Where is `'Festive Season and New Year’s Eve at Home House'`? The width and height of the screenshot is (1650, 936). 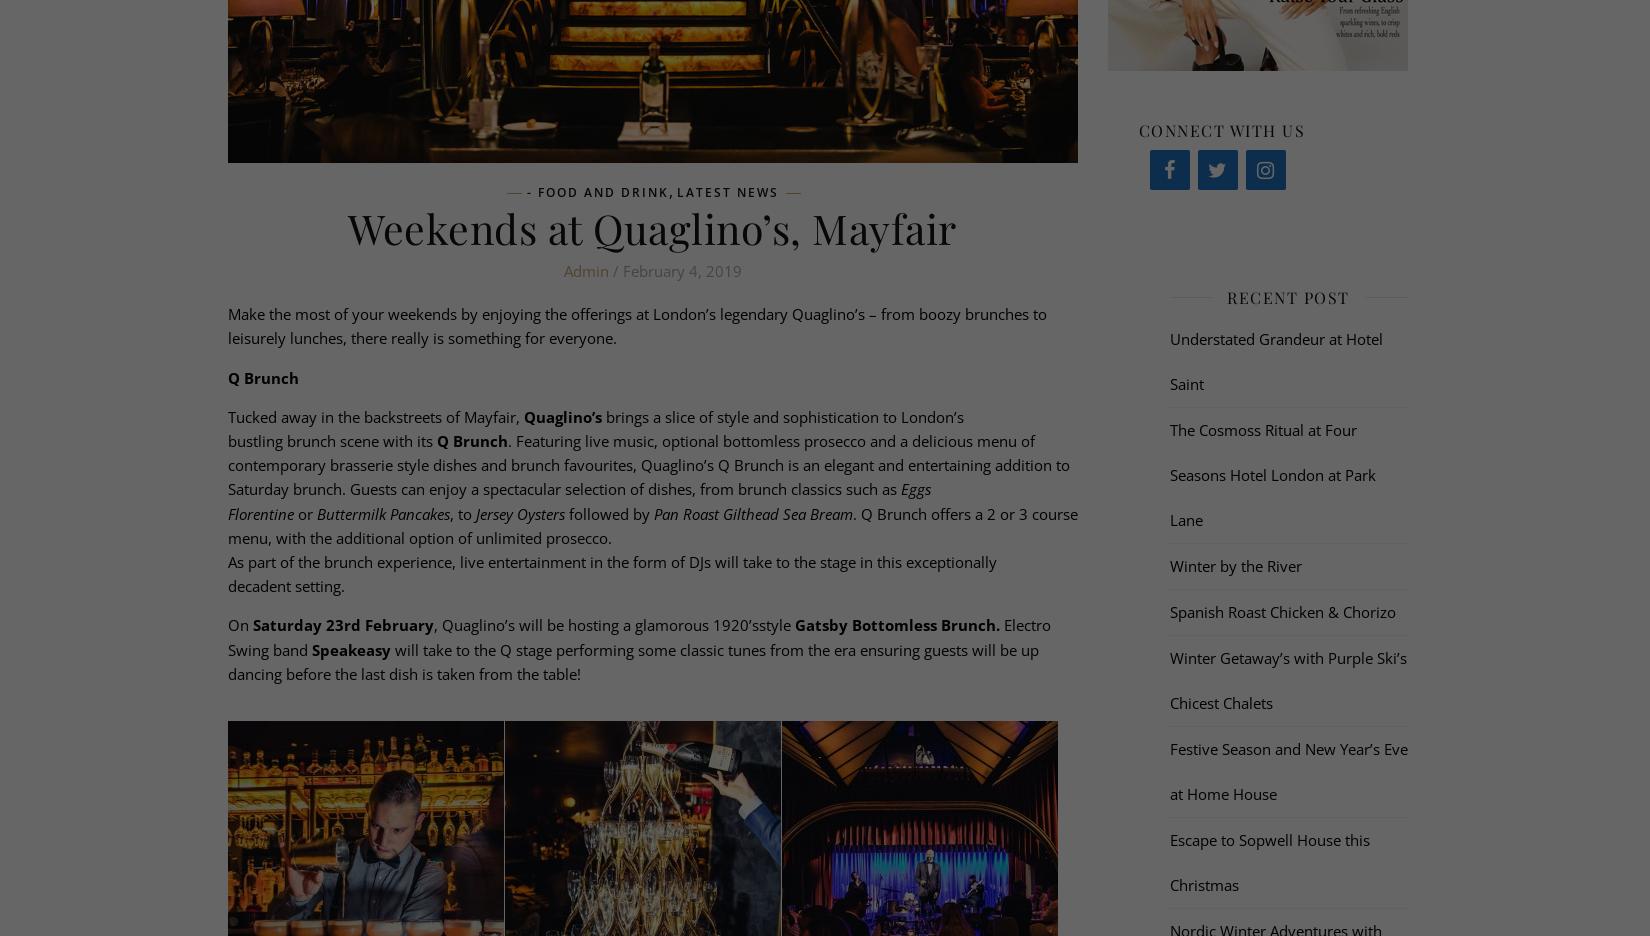
'Festive Season and New Year’s Eve at Home House' is located at coordinates (1286, 770).